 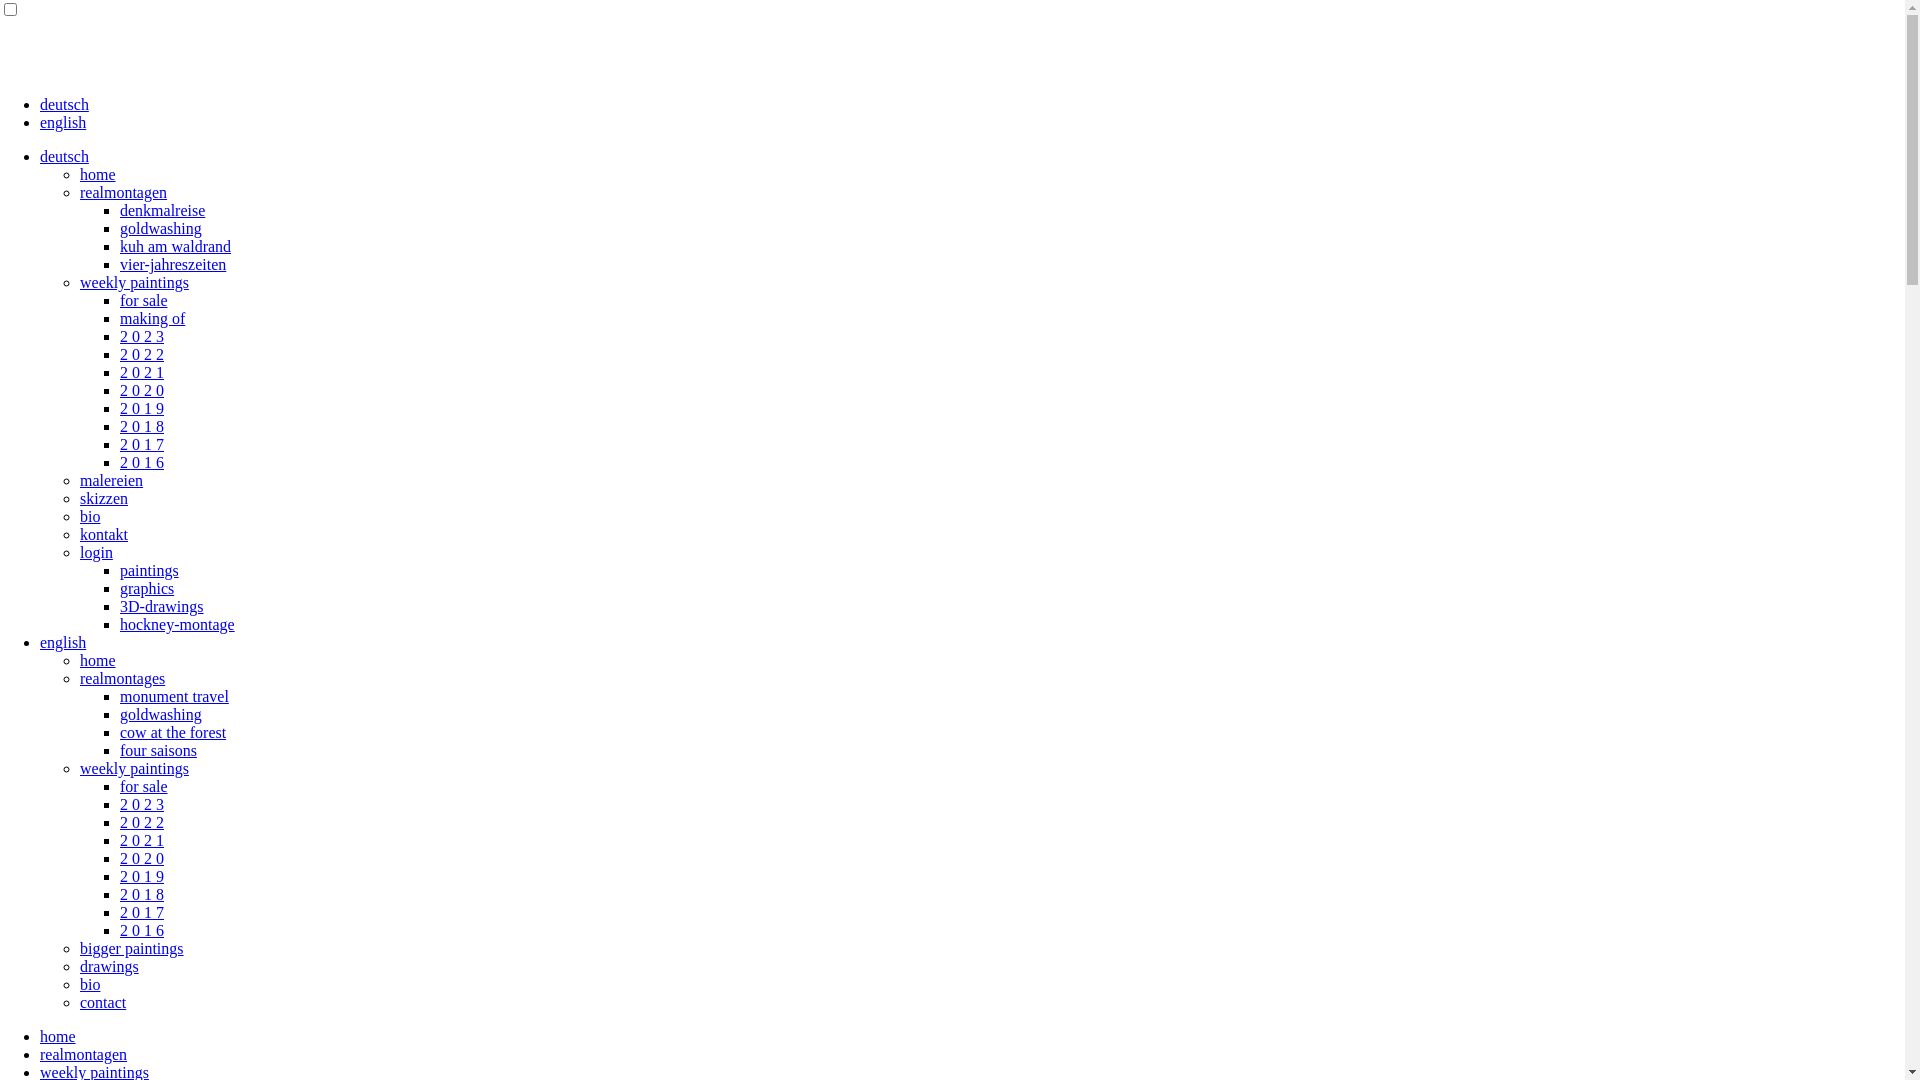 I want to click on 'vier-jahreszeiten', so click(x=172, y=263).